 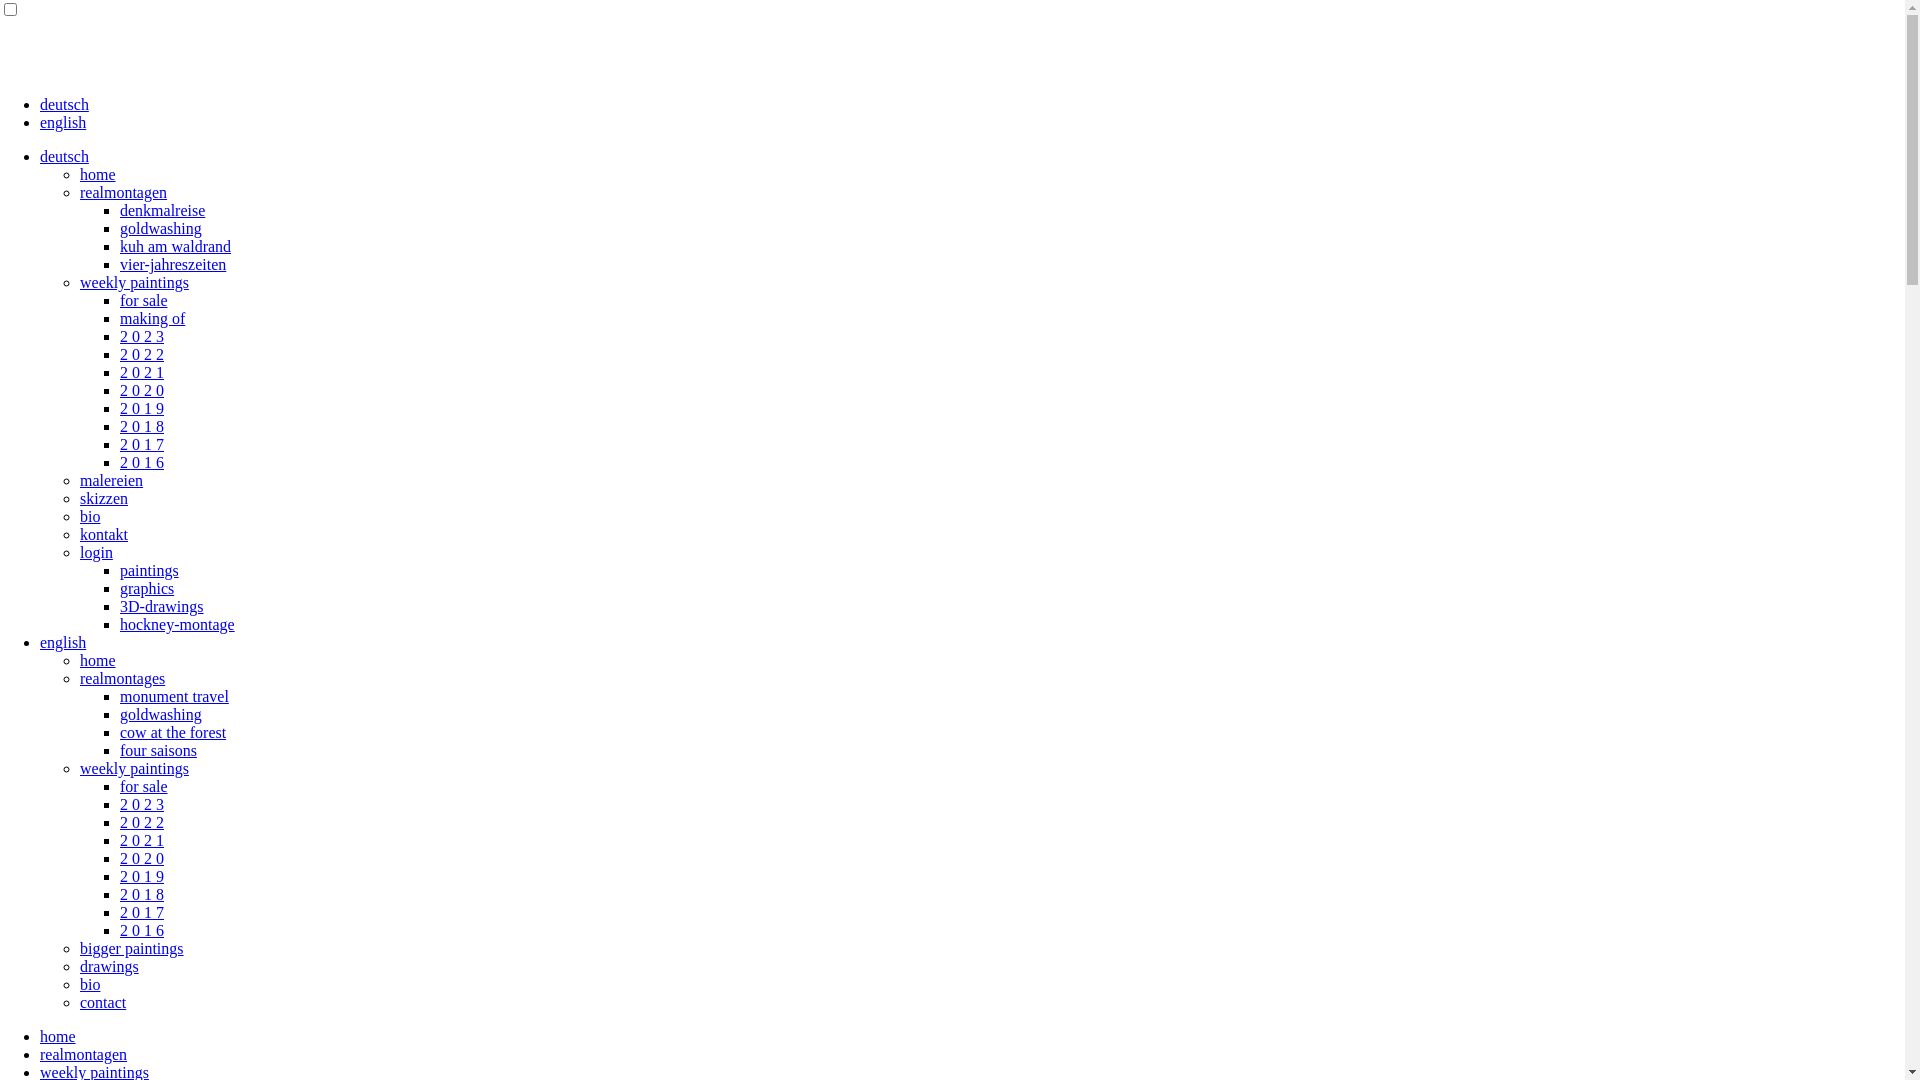 I want to click on 'vier-jahreszeiten', so click(x=172, y=263).